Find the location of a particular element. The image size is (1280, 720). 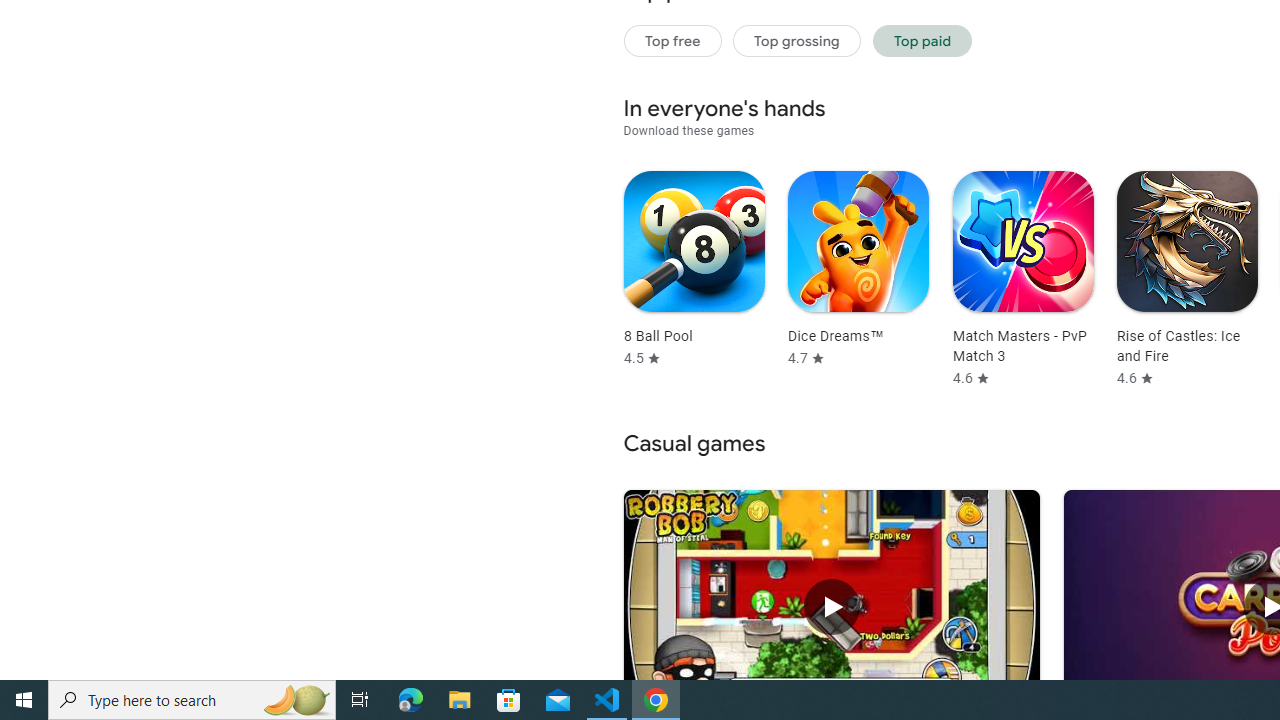

'8 Ball Pool Rated 4.5 stars out of five stars' is located at coordinates (694, 268).